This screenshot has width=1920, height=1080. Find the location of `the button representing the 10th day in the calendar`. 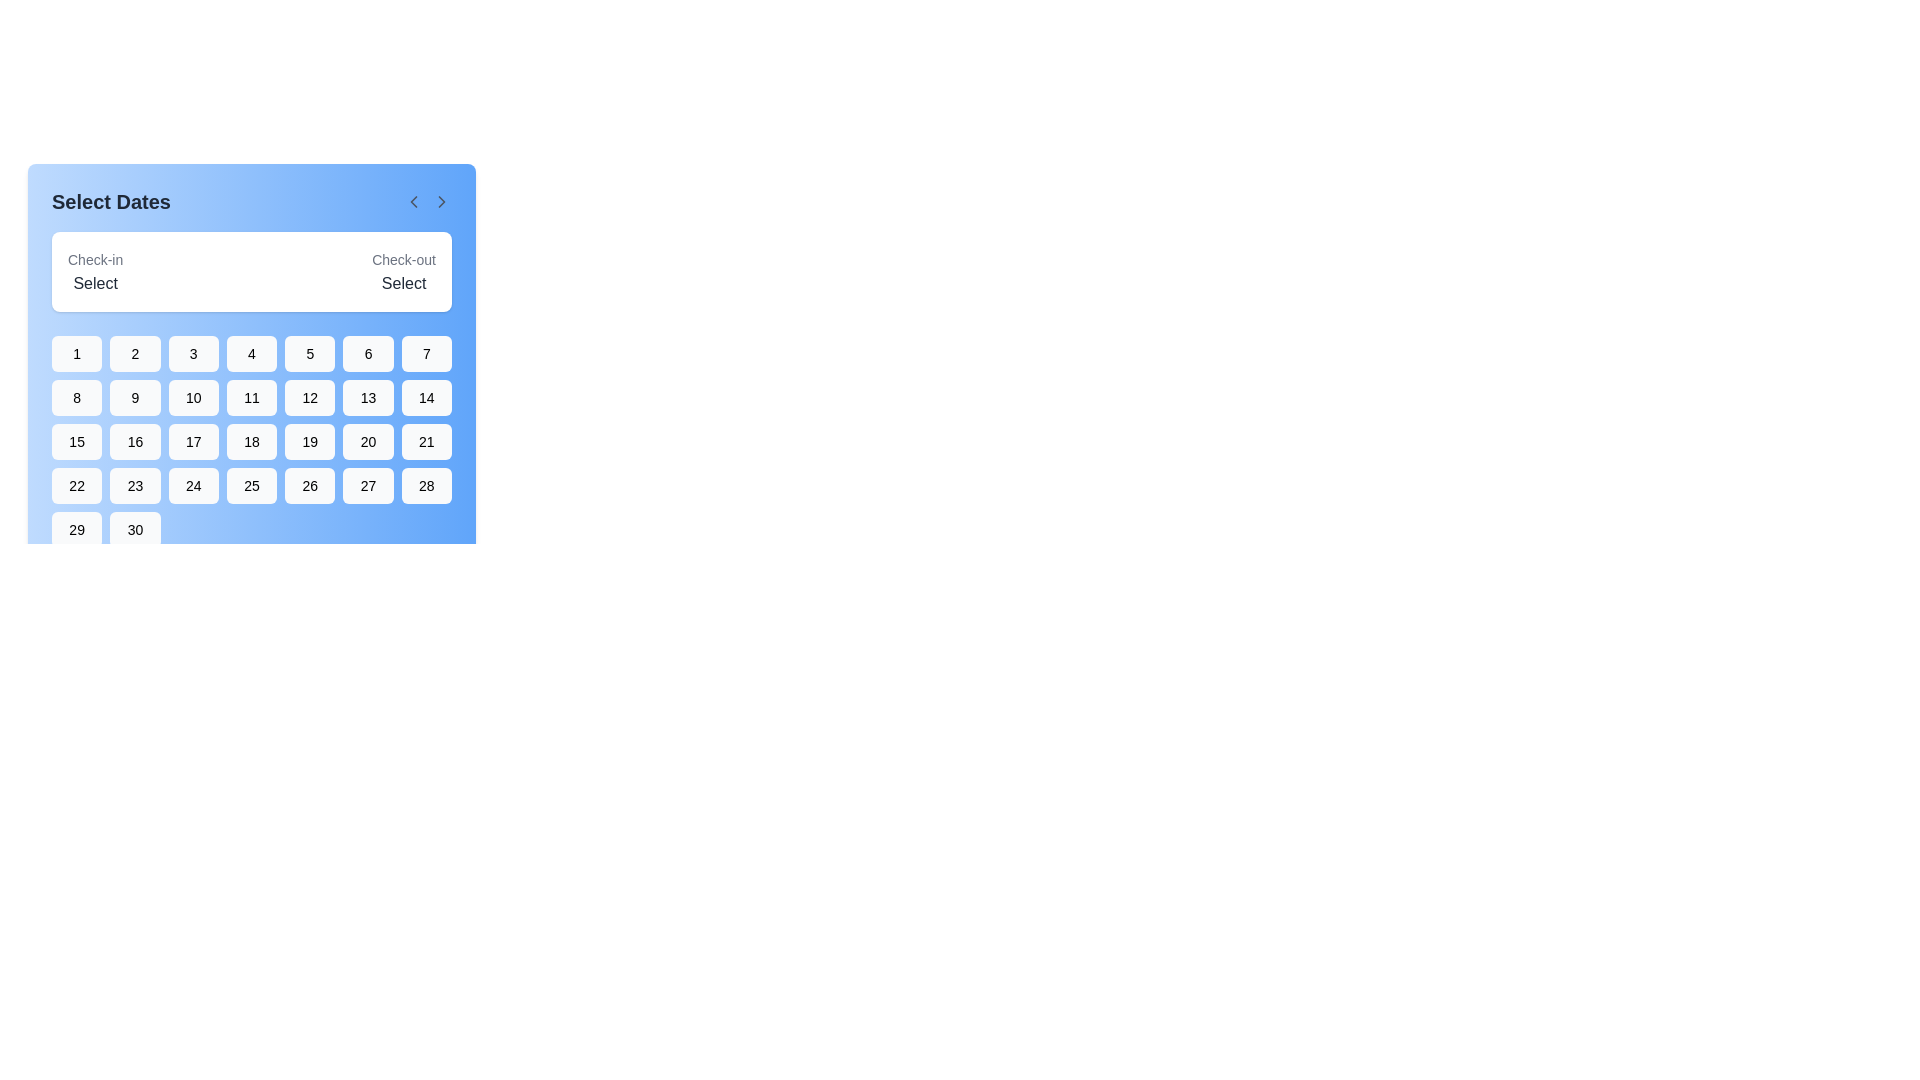

the button representing the 10th day in the calendar is located at coordinates (193, 397).